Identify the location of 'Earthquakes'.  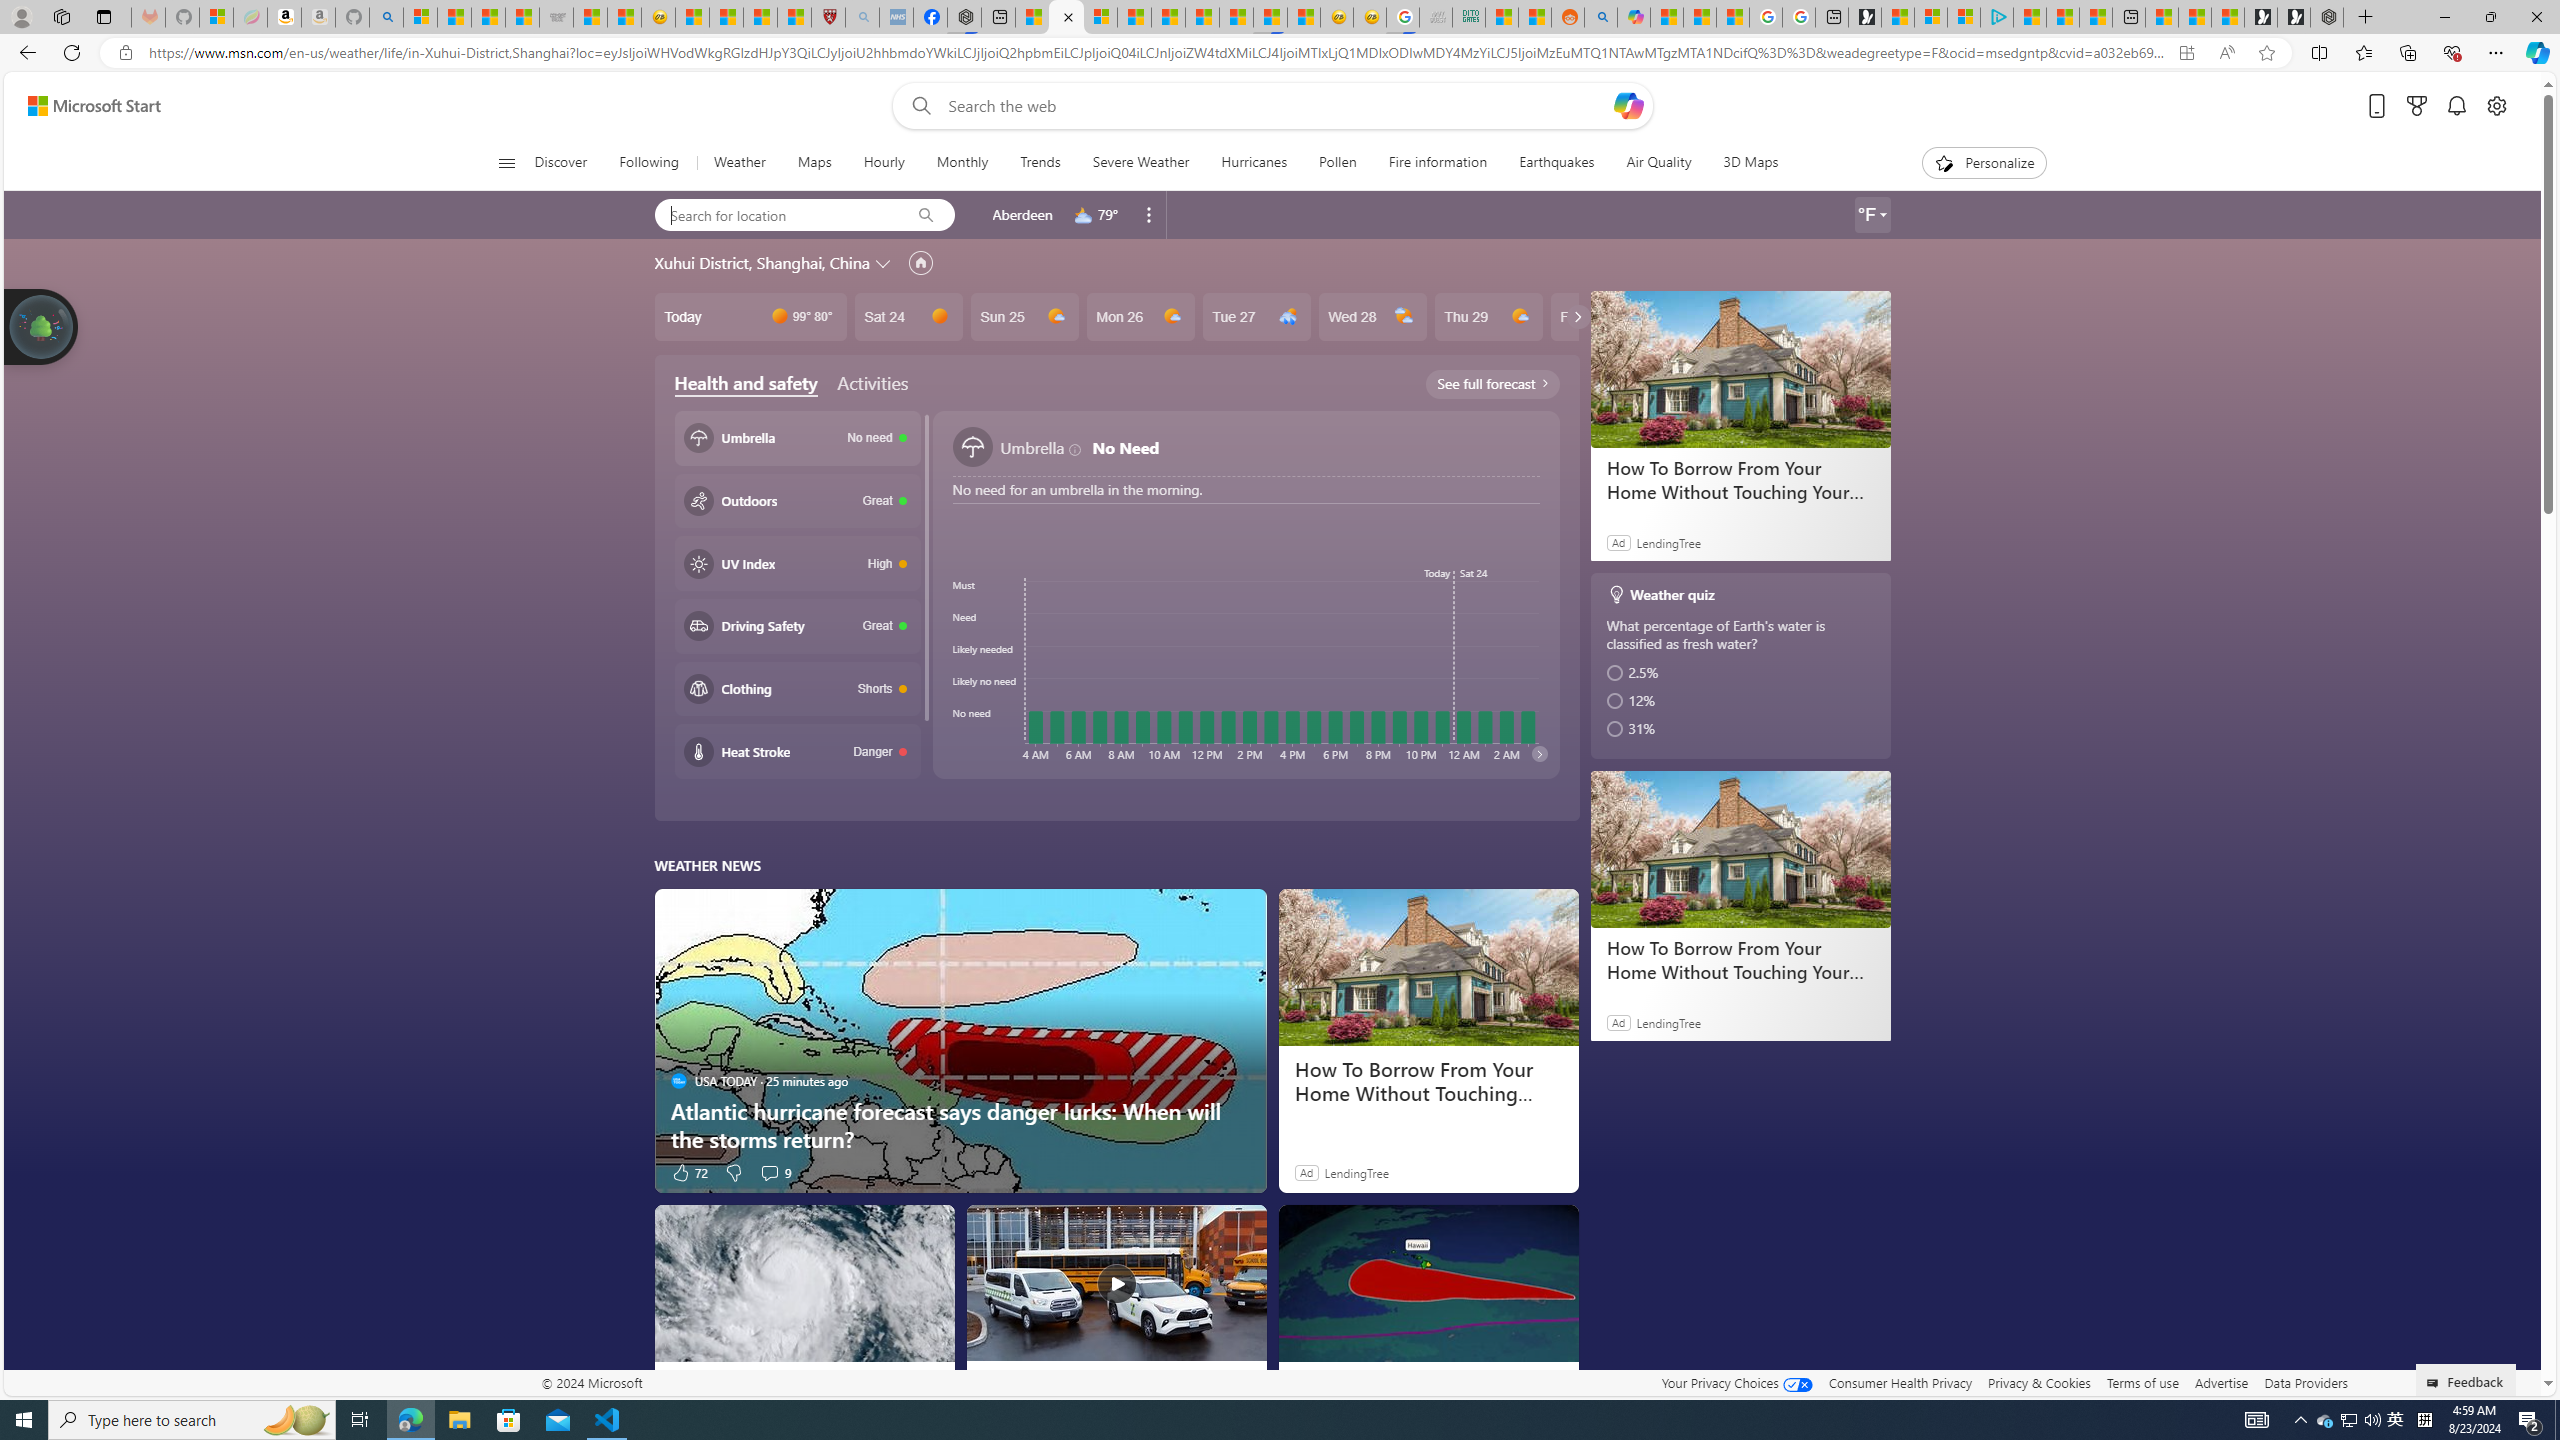
(1556, 162).